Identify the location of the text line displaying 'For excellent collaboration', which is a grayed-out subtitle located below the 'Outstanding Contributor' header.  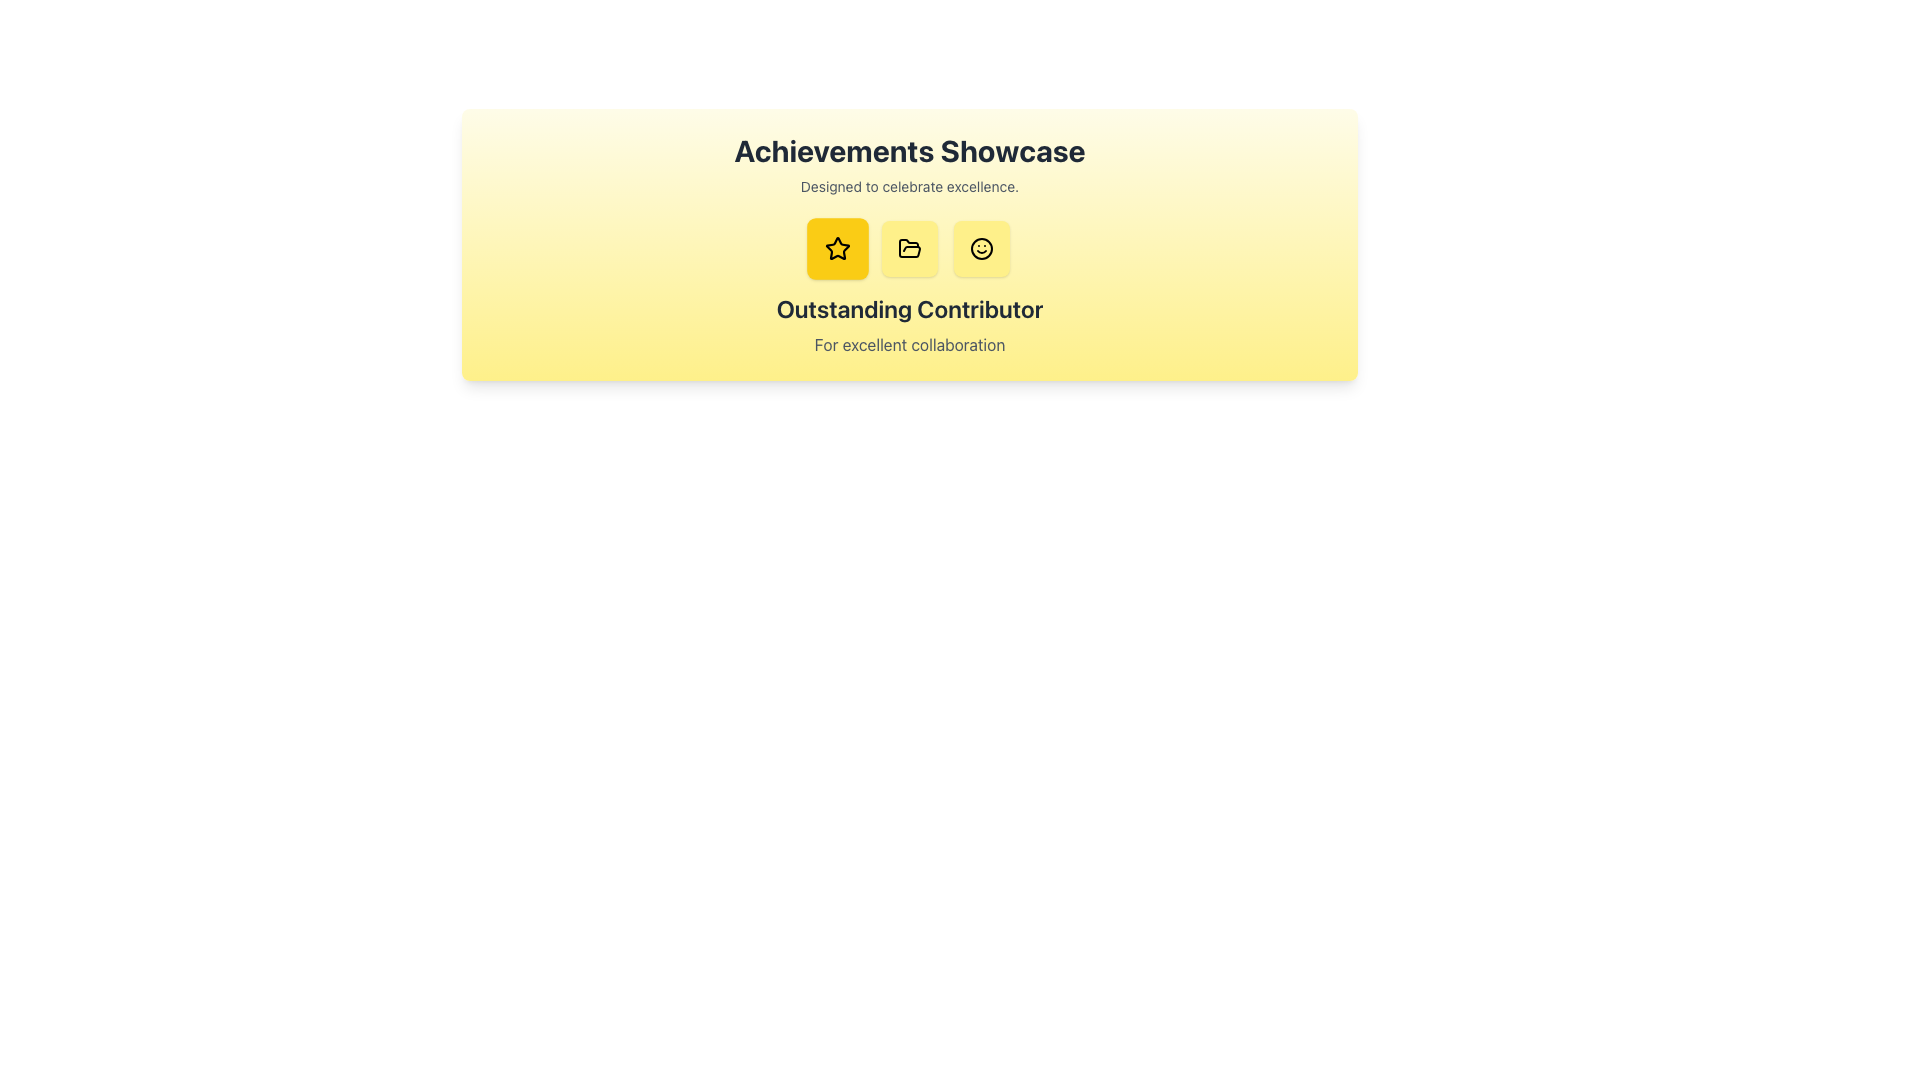
(909, 343).